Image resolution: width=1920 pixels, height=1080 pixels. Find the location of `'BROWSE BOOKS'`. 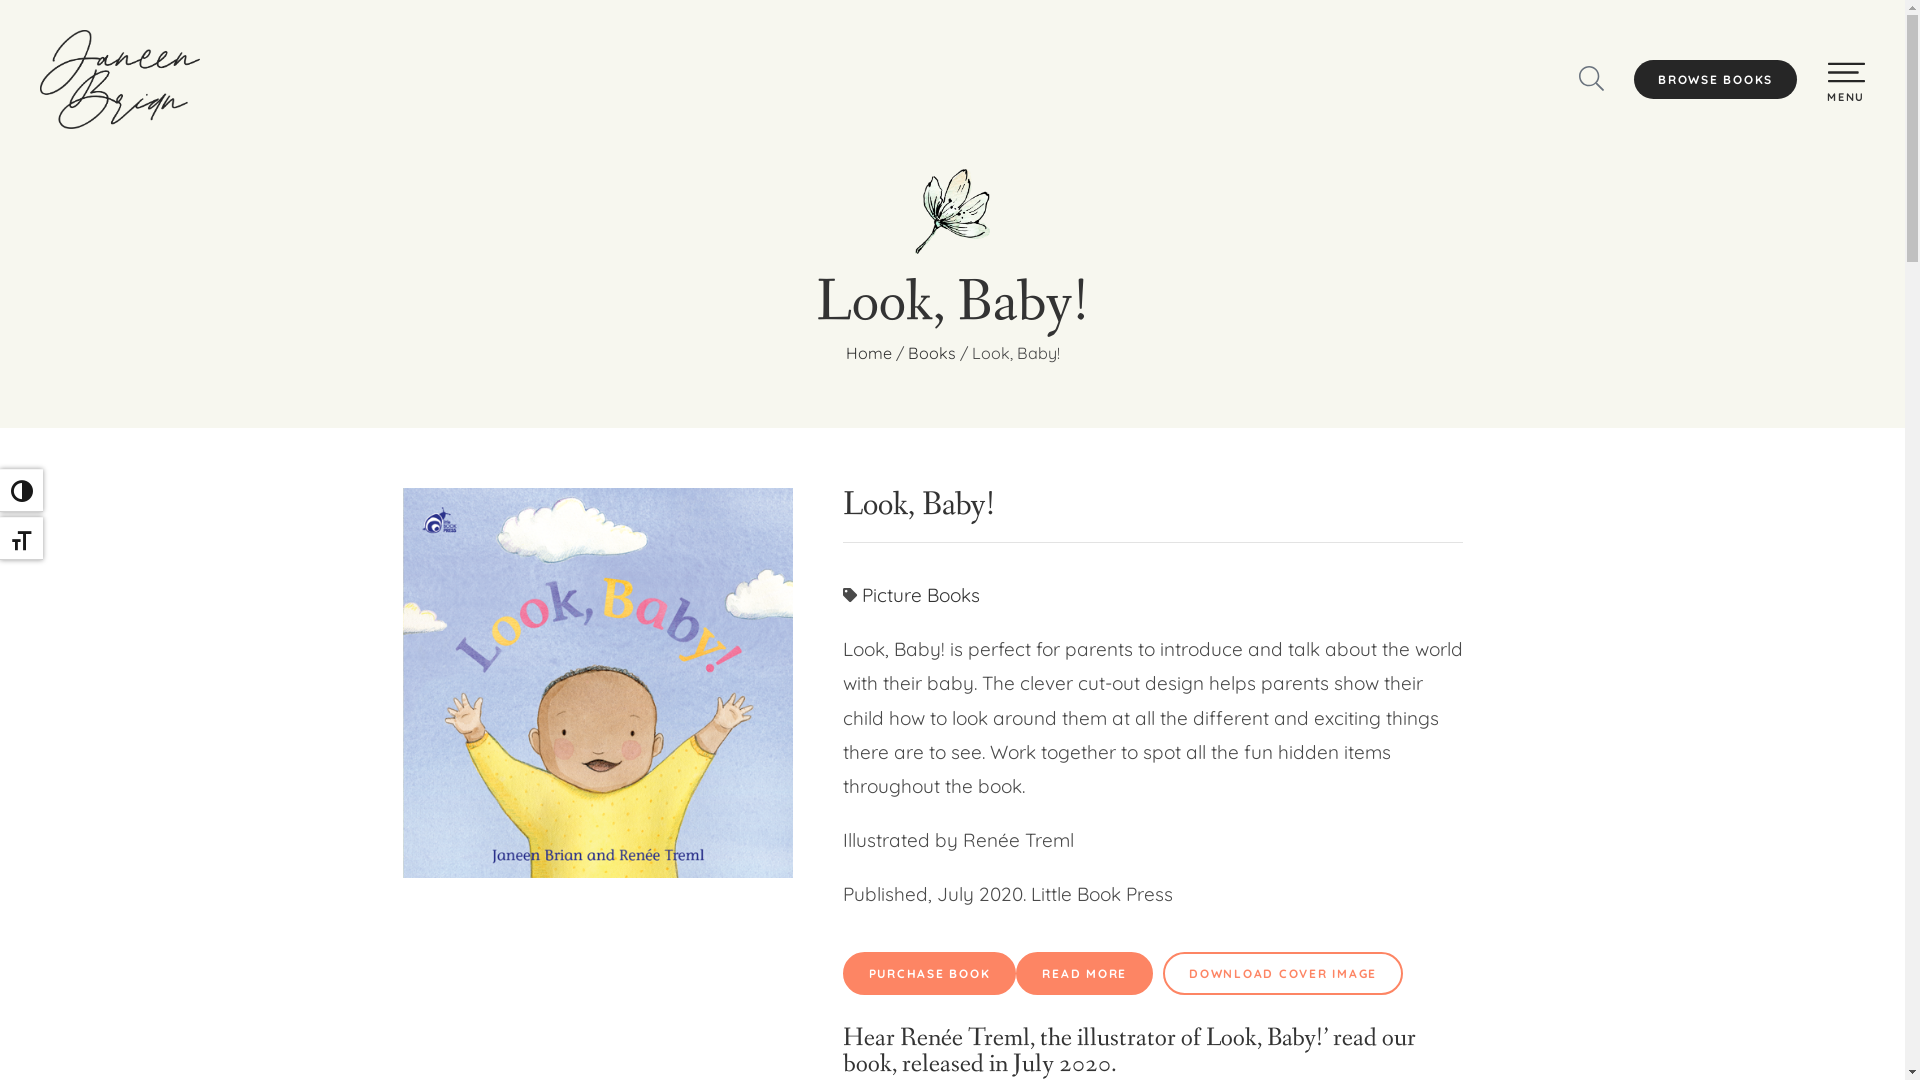

'BROWSE BOOKS' is located at coordinates (1714, 79).